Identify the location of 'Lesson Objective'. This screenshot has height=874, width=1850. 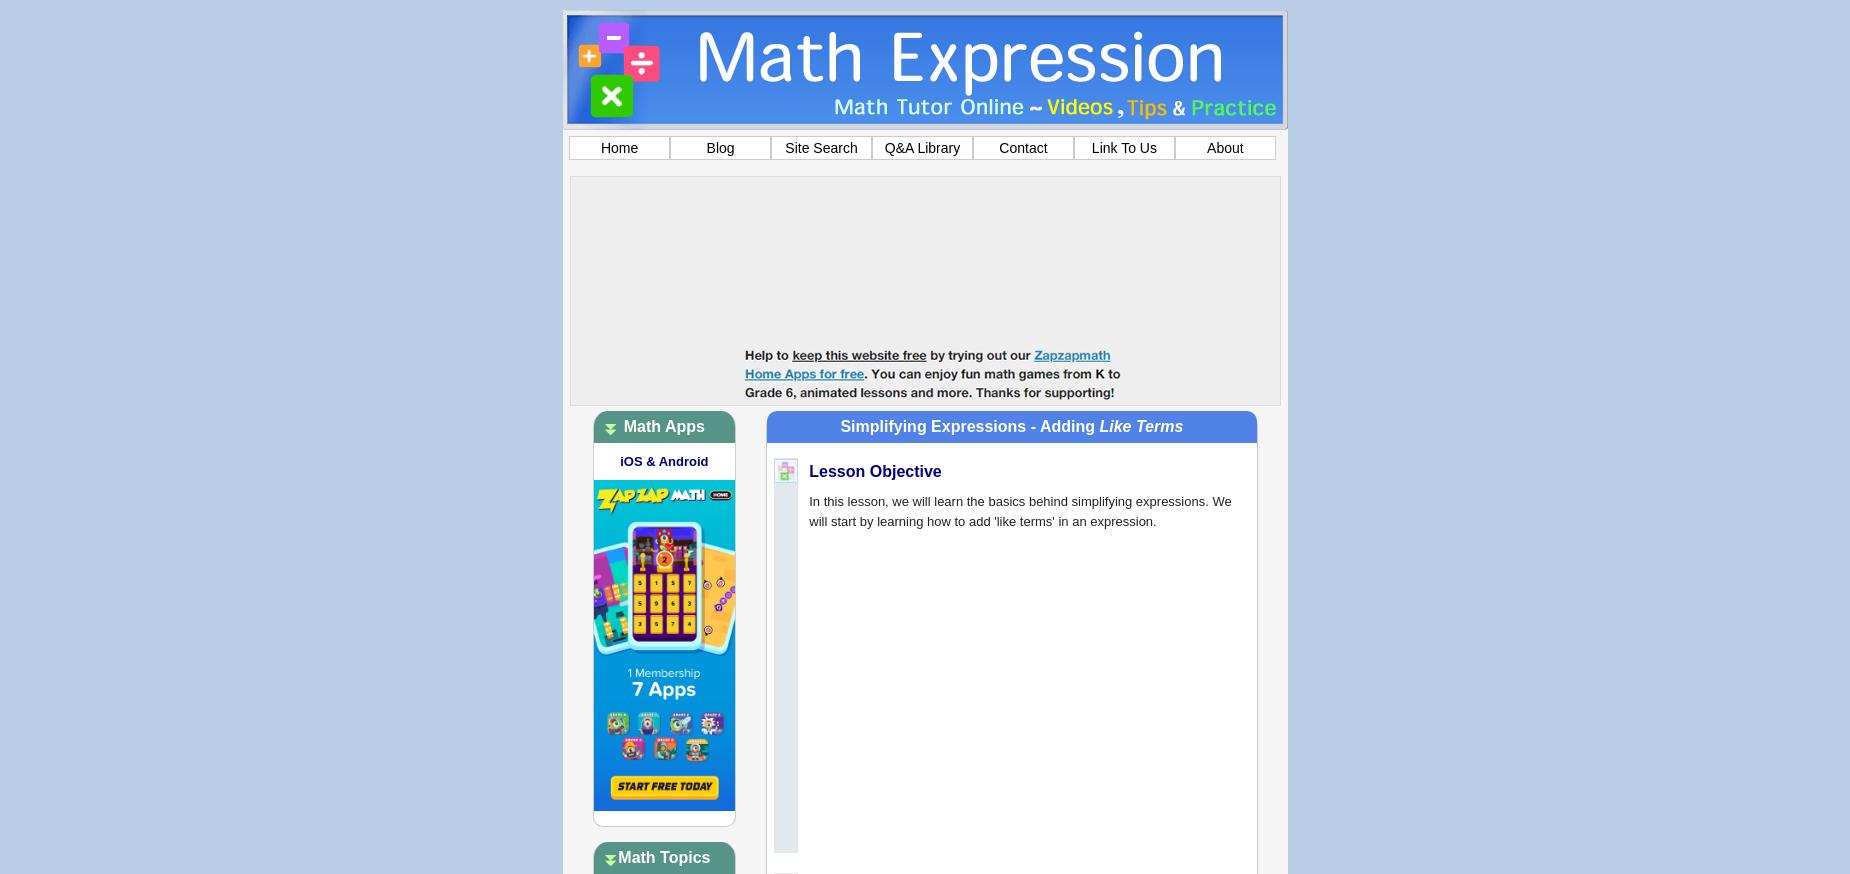
(809, 470).